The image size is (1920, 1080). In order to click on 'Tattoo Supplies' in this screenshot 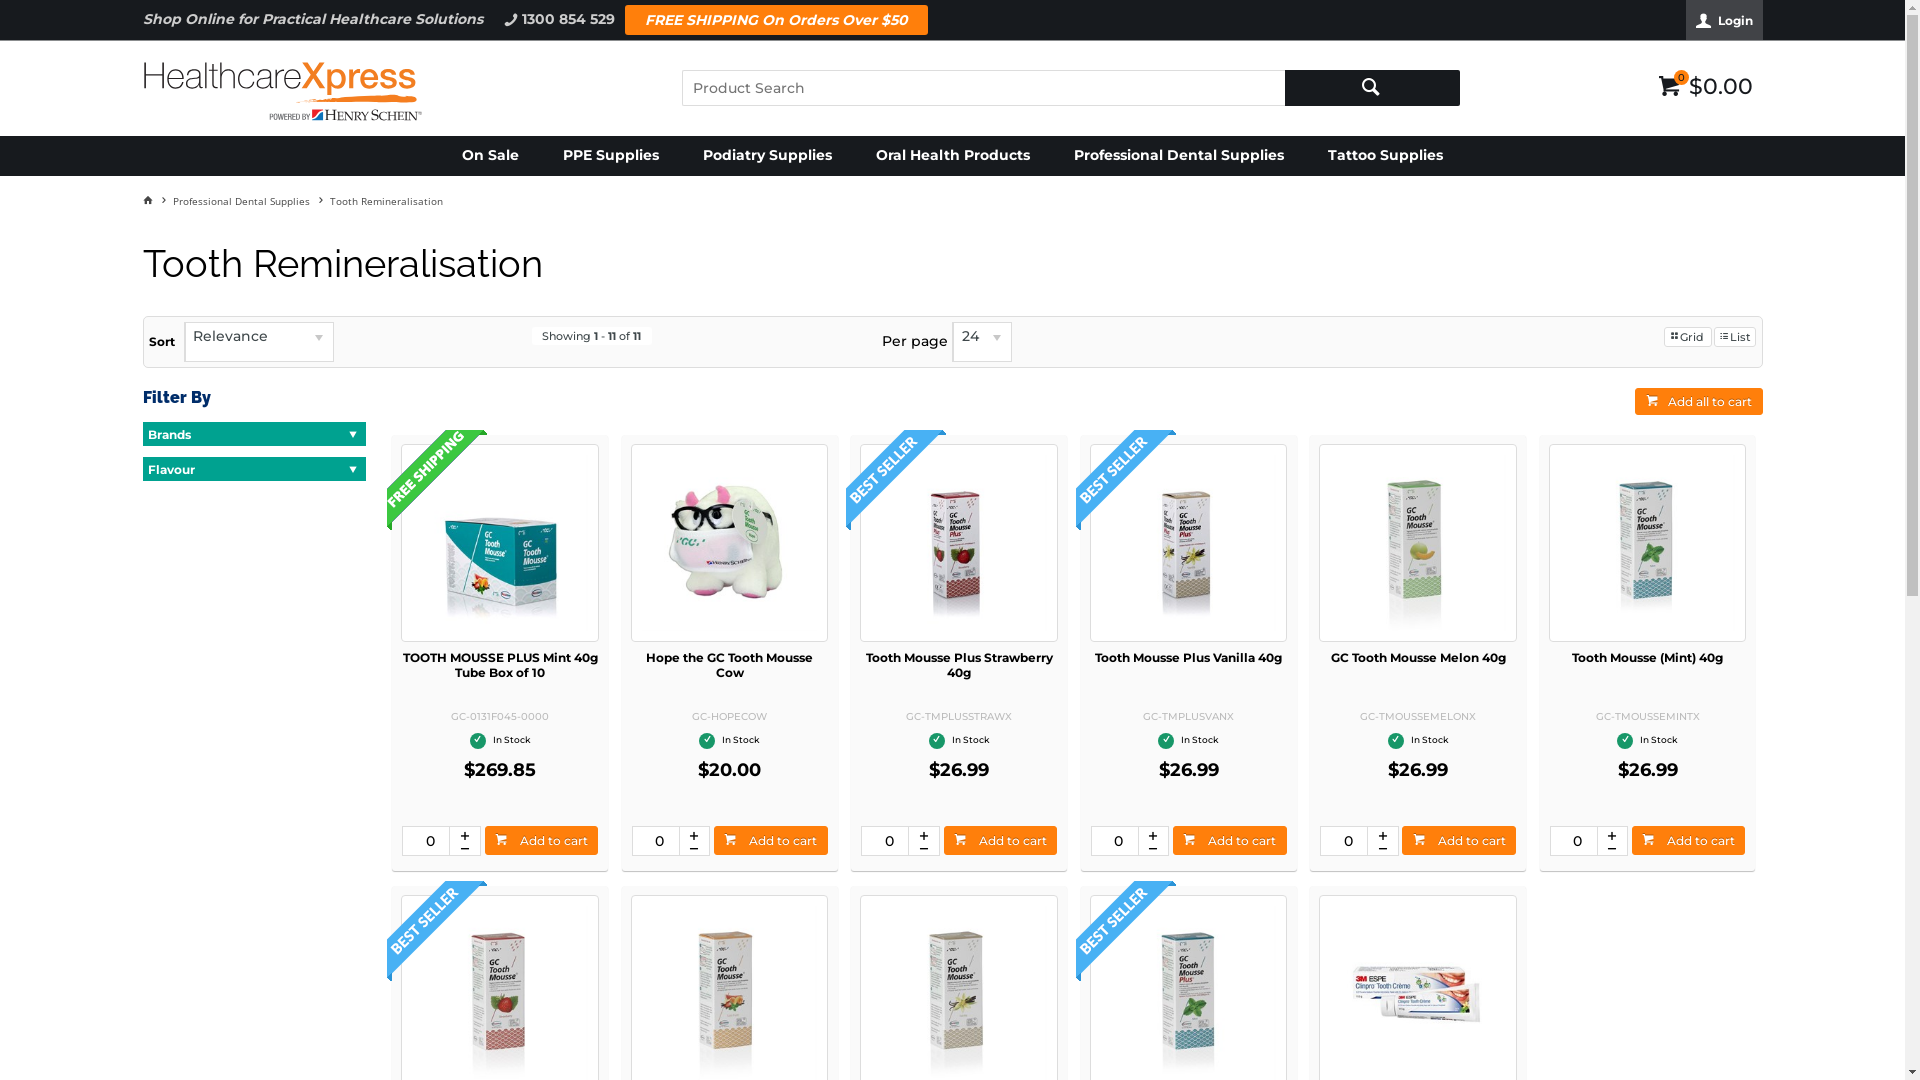, I will do `click(1384, 154)`.